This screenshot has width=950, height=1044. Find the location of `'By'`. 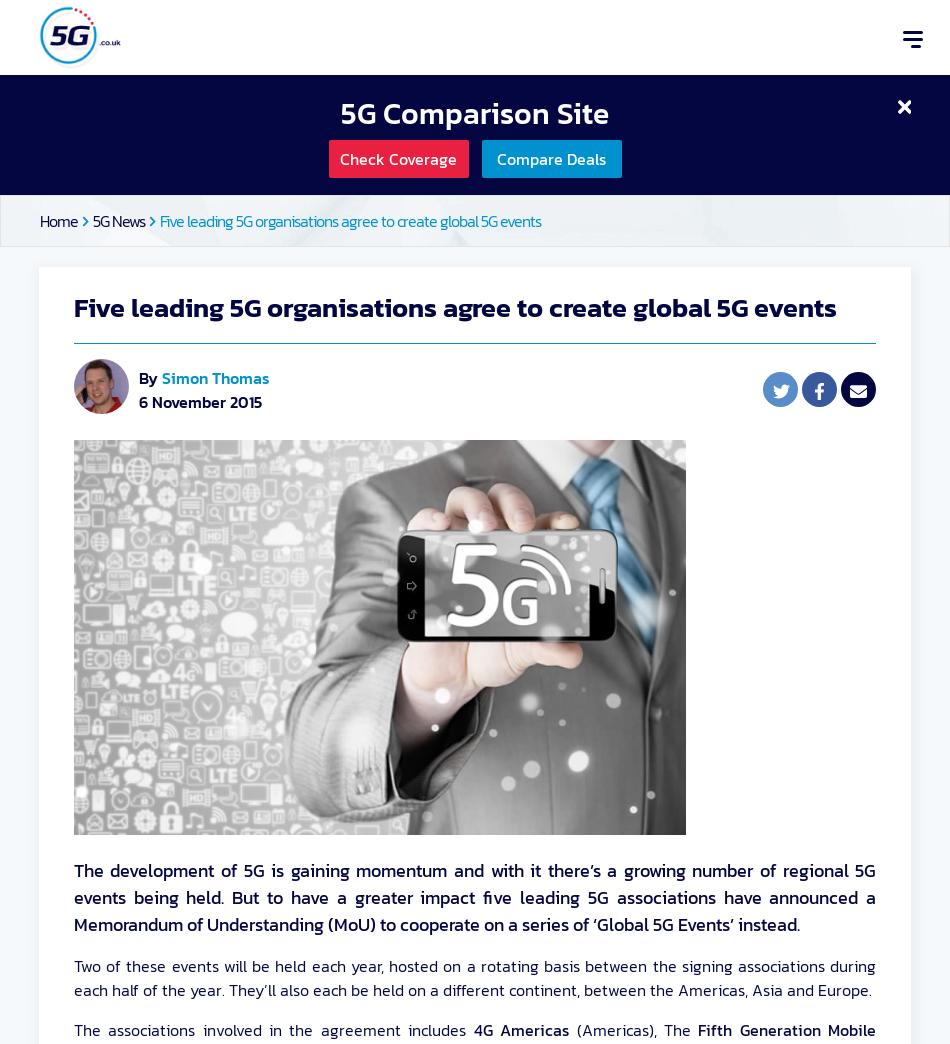

'By' is located at coordinates (149, 376).